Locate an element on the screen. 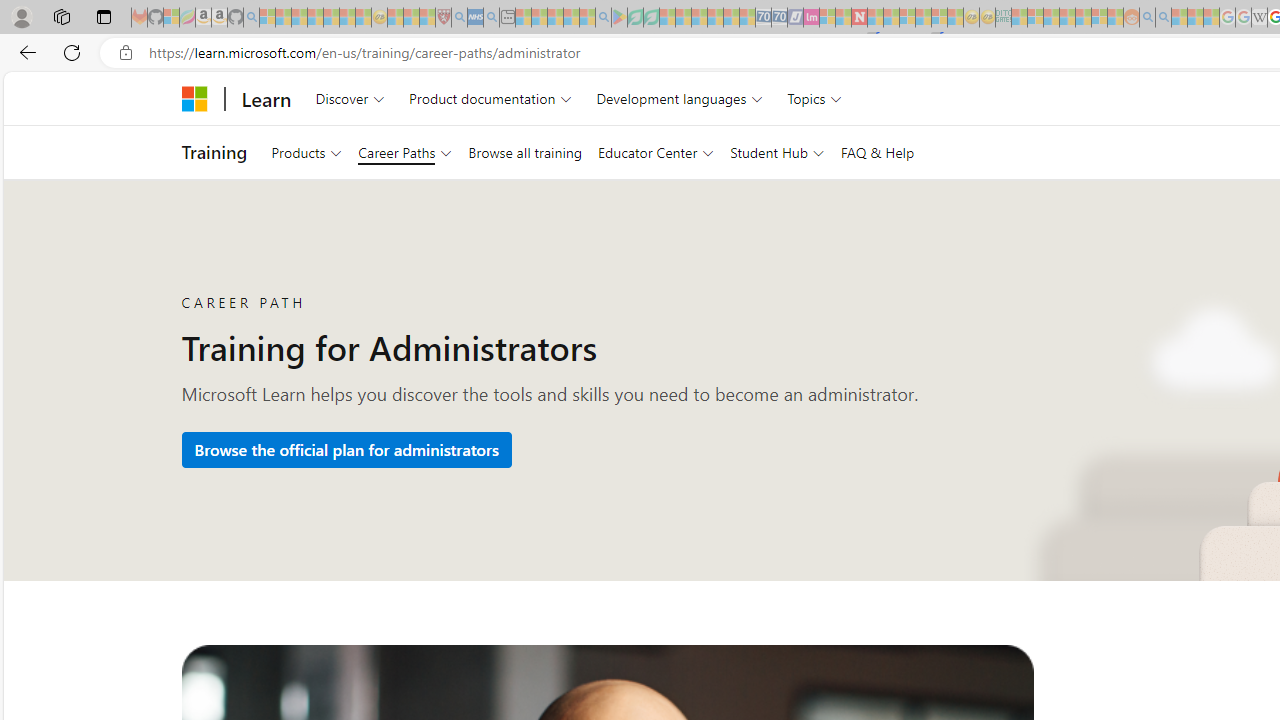 The width and height of the screenshot is (1280, 720). 'Product documentation' is located at coordinates (490, 98).